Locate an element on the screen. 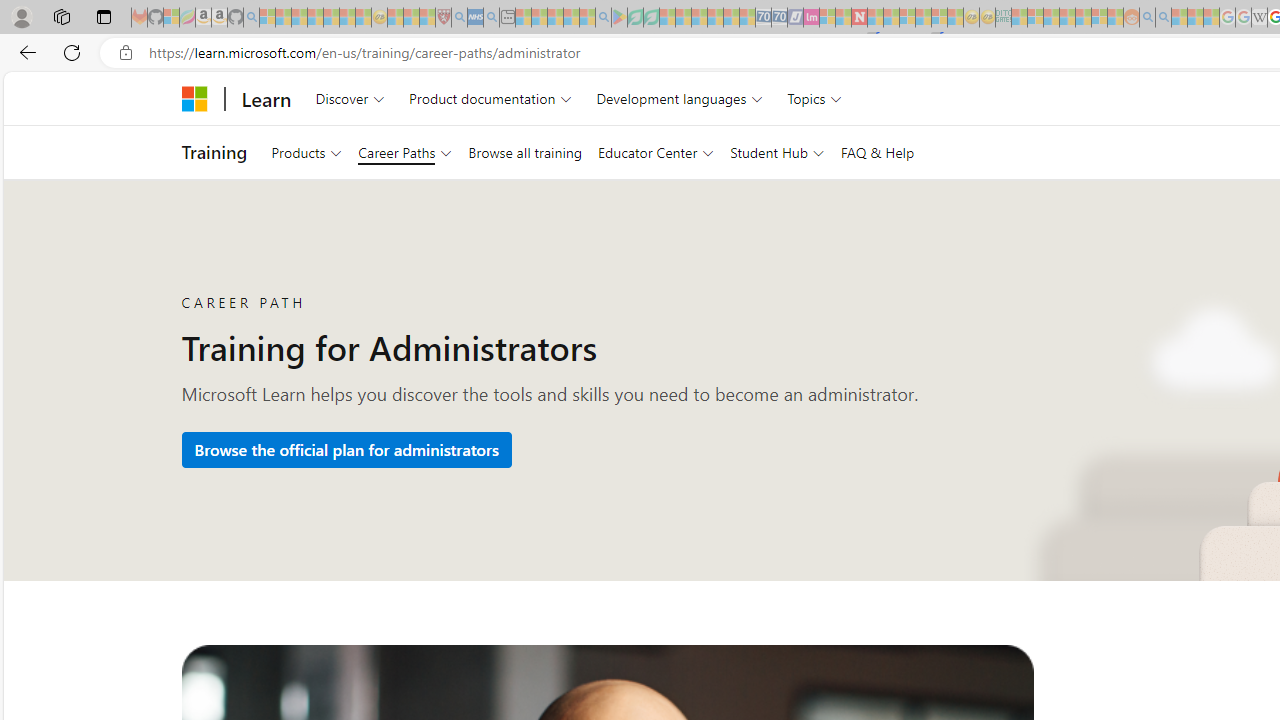 The width and height of the screenshot is (1280, 720). 'Product documentation' is located at coordinates (490, 98).